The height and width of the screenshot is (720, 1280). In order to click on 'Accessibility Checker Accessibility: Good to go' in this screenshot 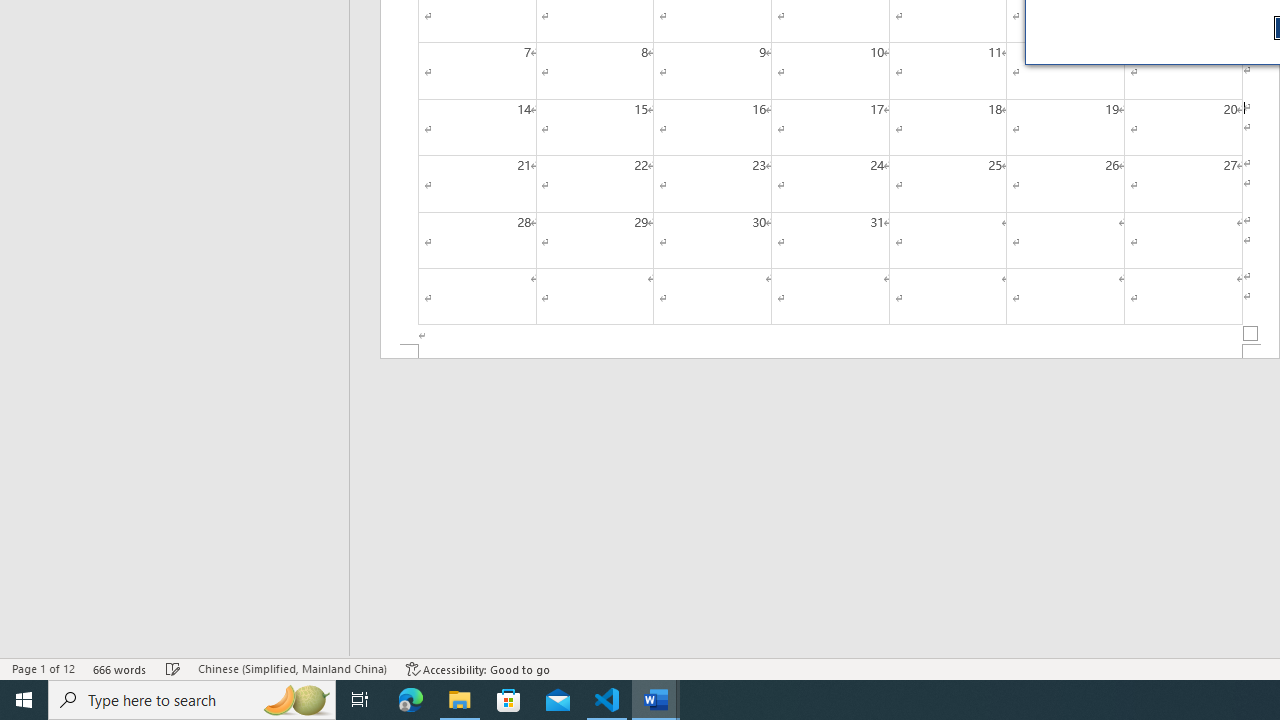, I will do `click(477, 669)`.